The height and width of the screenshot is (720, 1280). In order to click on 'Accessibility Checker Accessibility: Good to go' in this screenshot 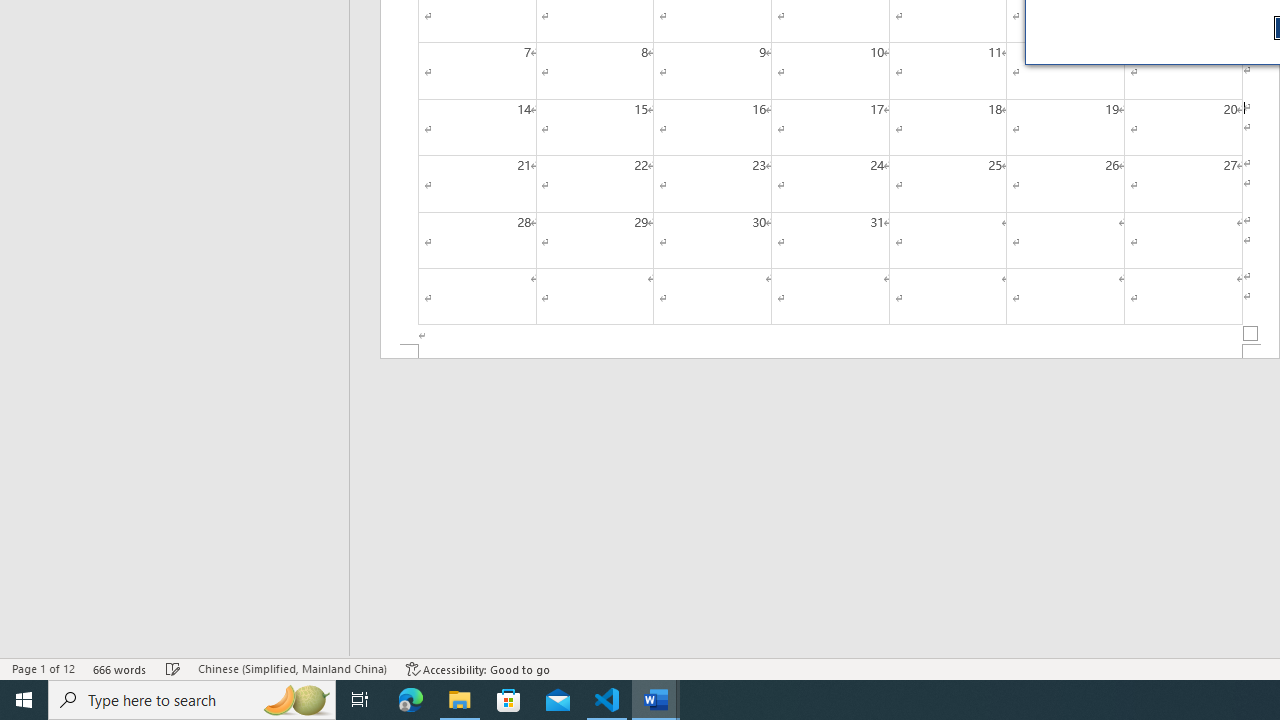, I will do `click(477, 669)`.